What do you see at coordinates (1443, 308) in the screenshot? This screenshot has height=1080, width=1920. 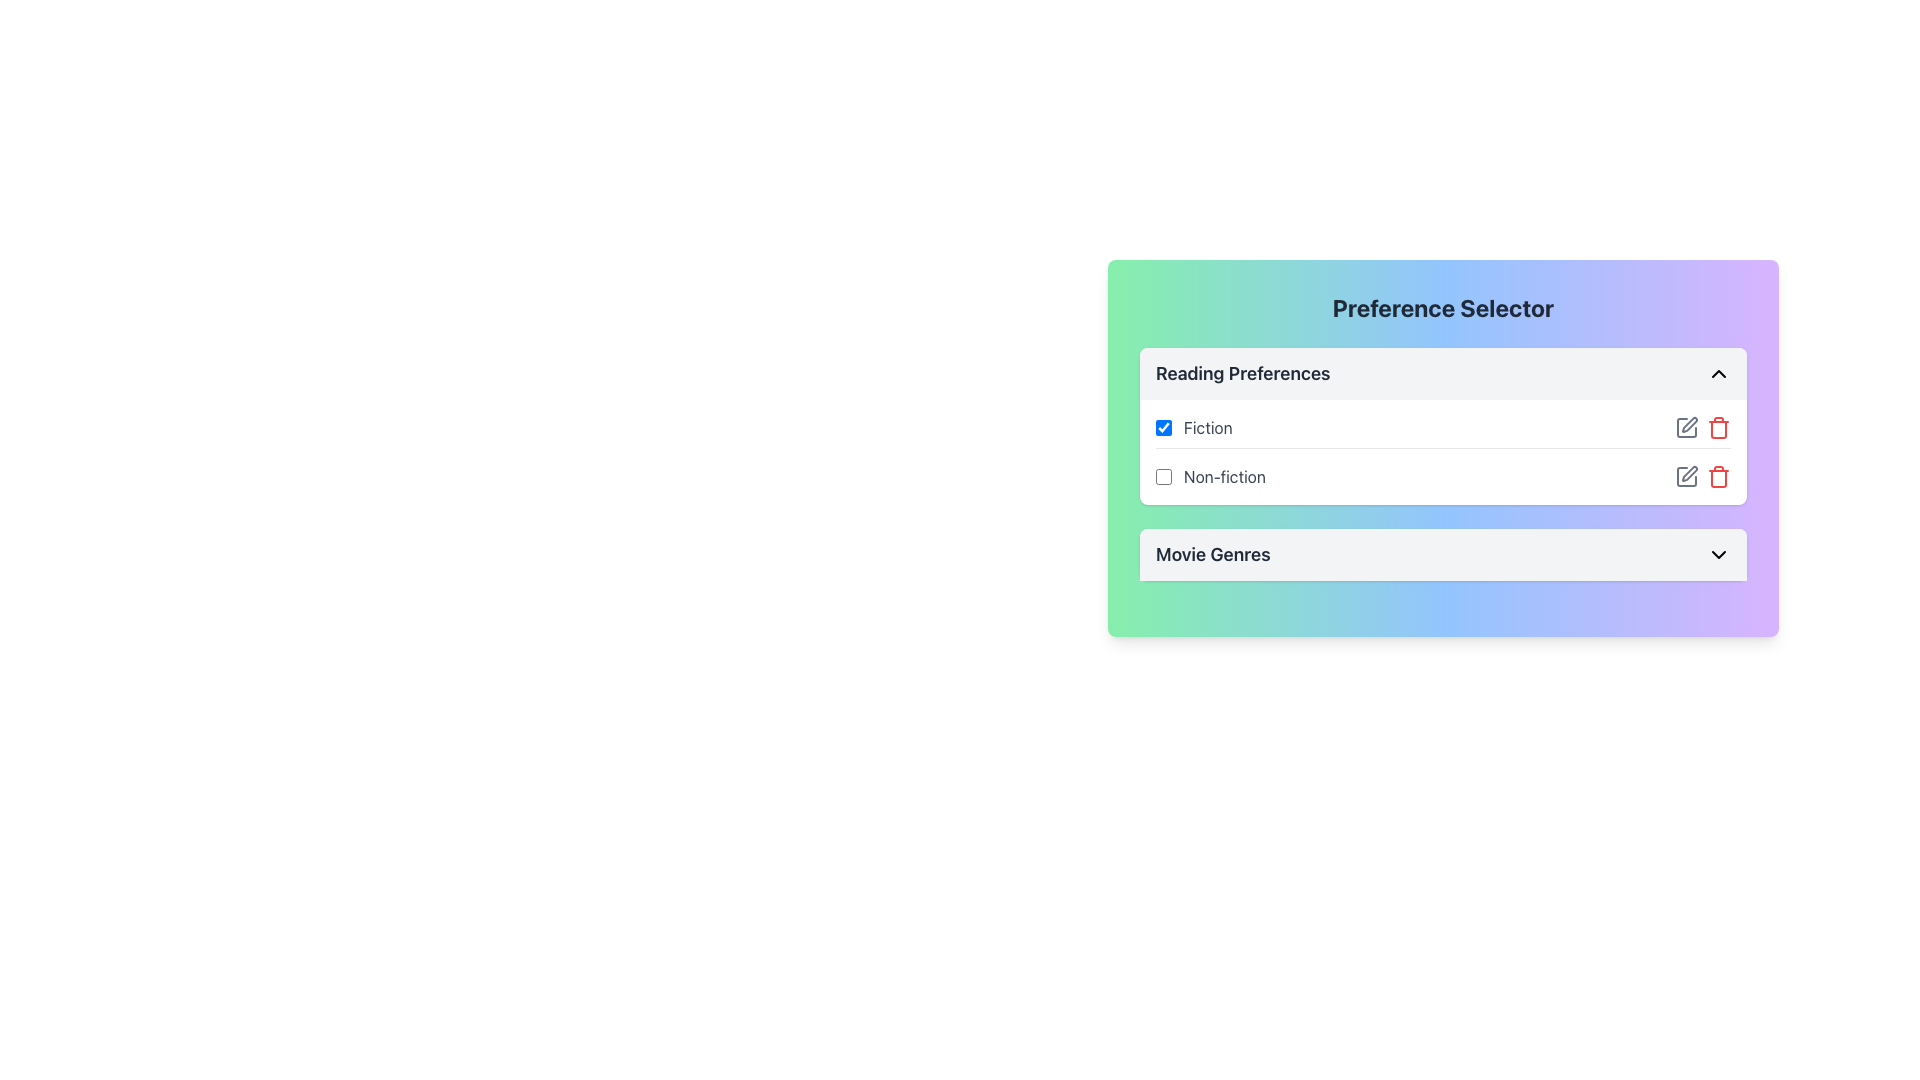 I see `the text label that serves as a title or header for the card's function, located at the top of the card with a gradient background transitioning from green to purple` at bounding box center [1443, 308].